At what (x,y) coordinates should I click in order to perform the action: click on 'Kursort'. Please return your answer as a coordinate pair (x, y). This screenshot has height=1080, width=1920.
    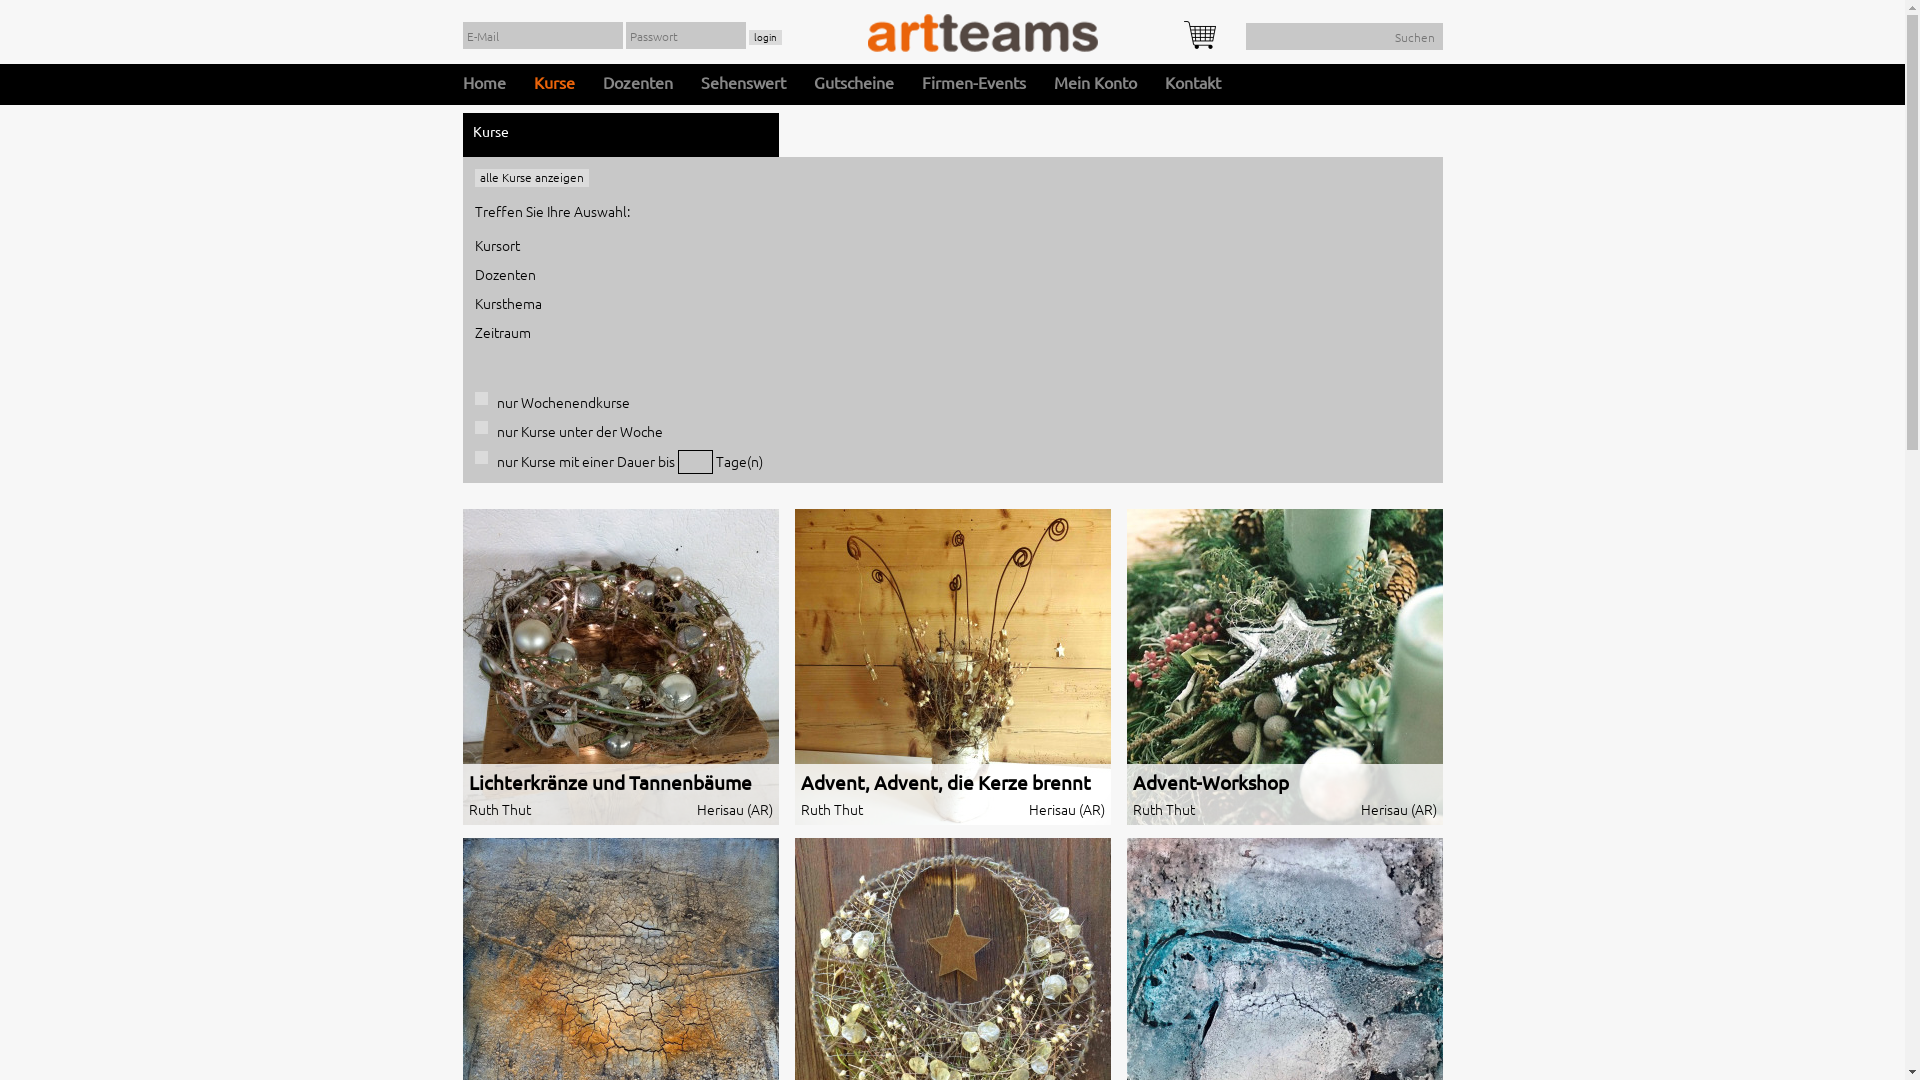
    Looking at the image, I should click on (473, 244).